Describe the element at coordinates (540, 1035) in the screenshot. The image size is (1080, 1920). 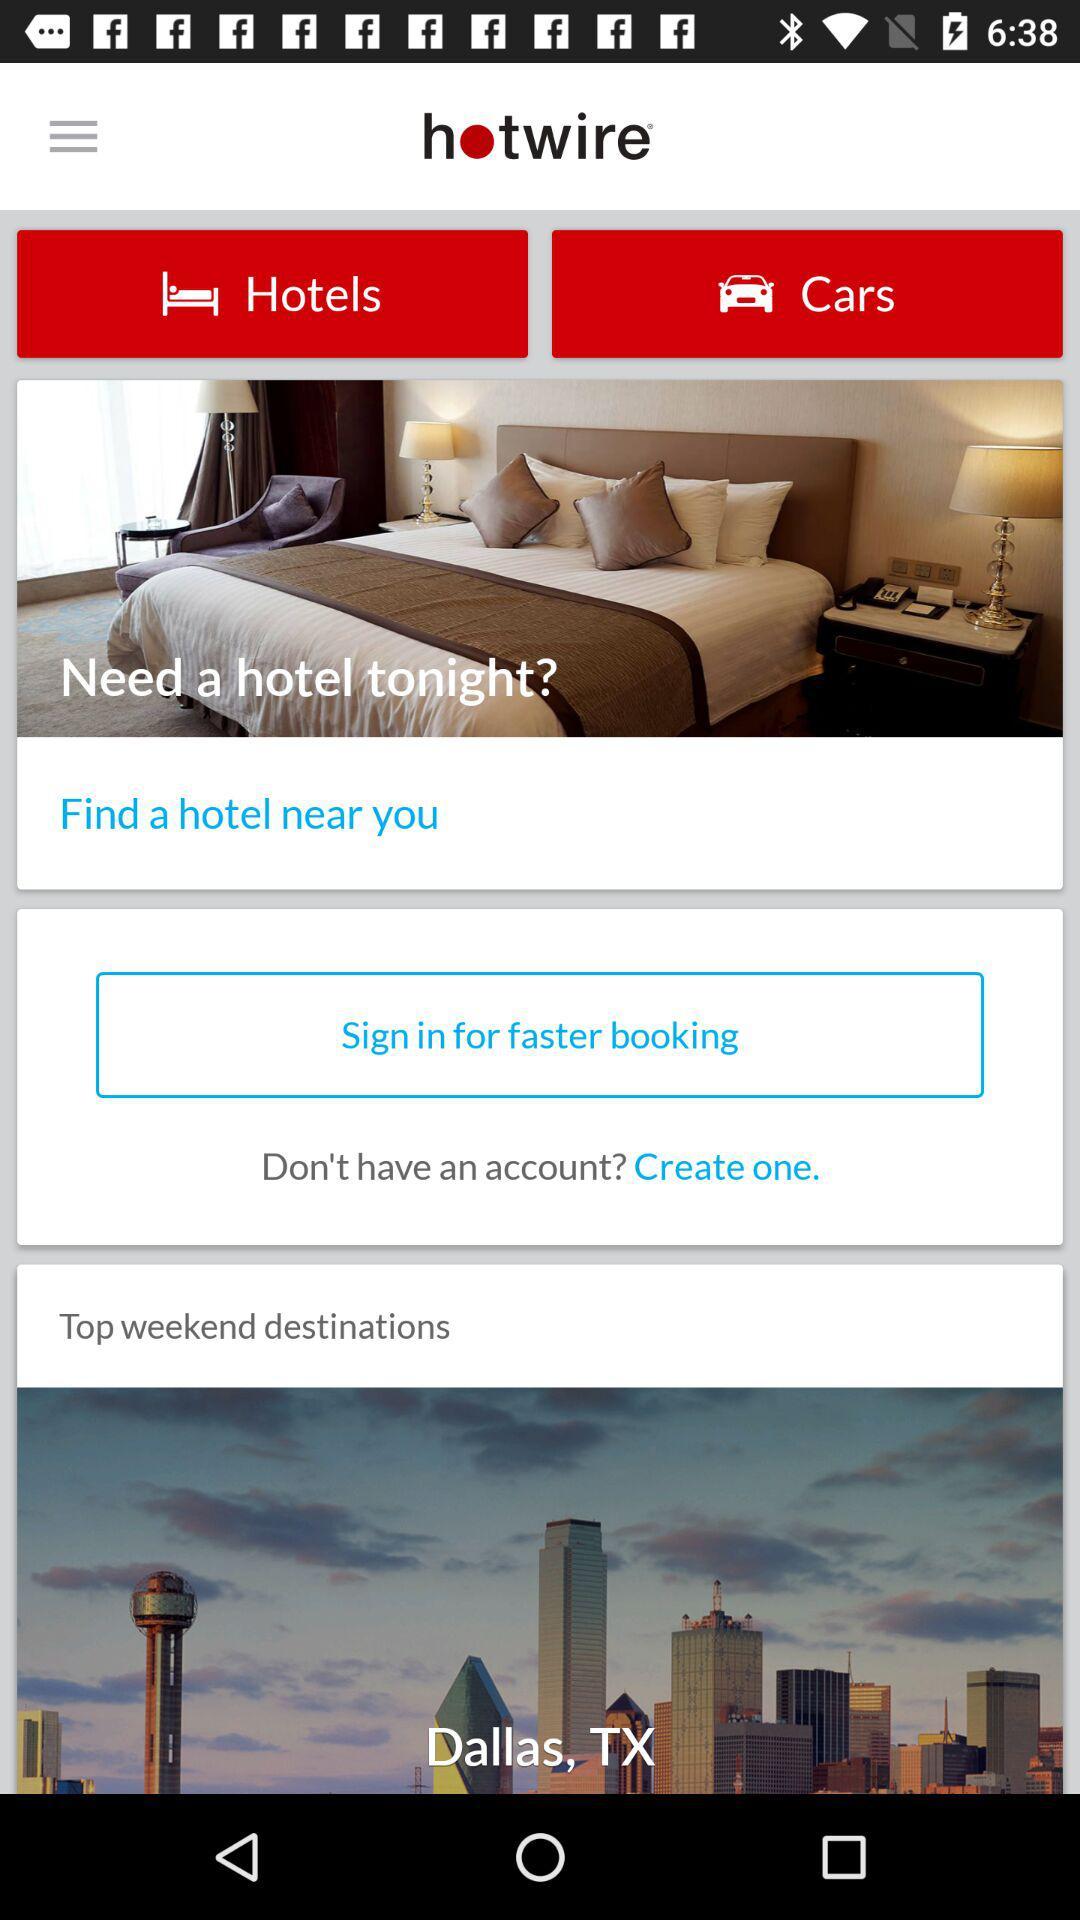
I see `icon above the don t have icon` at that location.